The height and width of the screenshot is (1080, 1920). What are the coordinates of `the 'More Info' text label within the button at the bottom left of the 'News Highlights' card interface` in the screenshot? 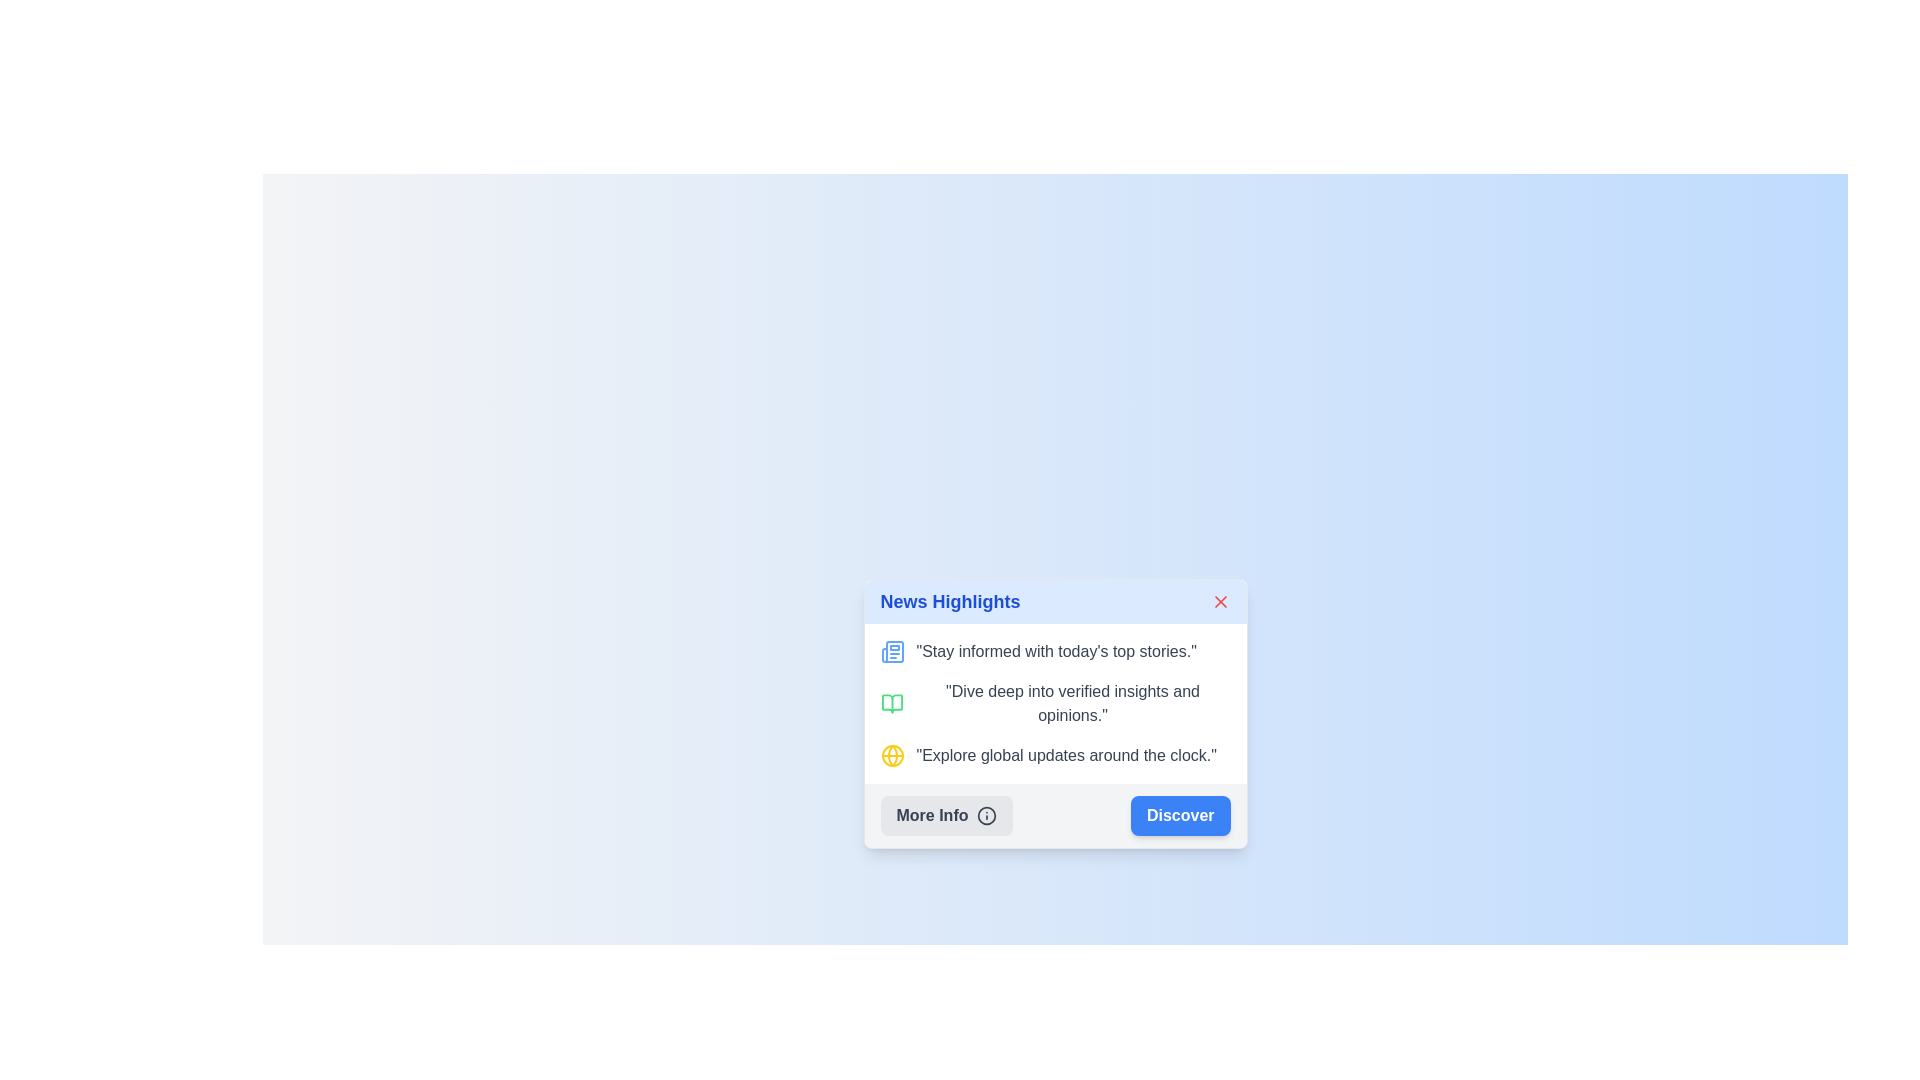 It's located at (931, 816).